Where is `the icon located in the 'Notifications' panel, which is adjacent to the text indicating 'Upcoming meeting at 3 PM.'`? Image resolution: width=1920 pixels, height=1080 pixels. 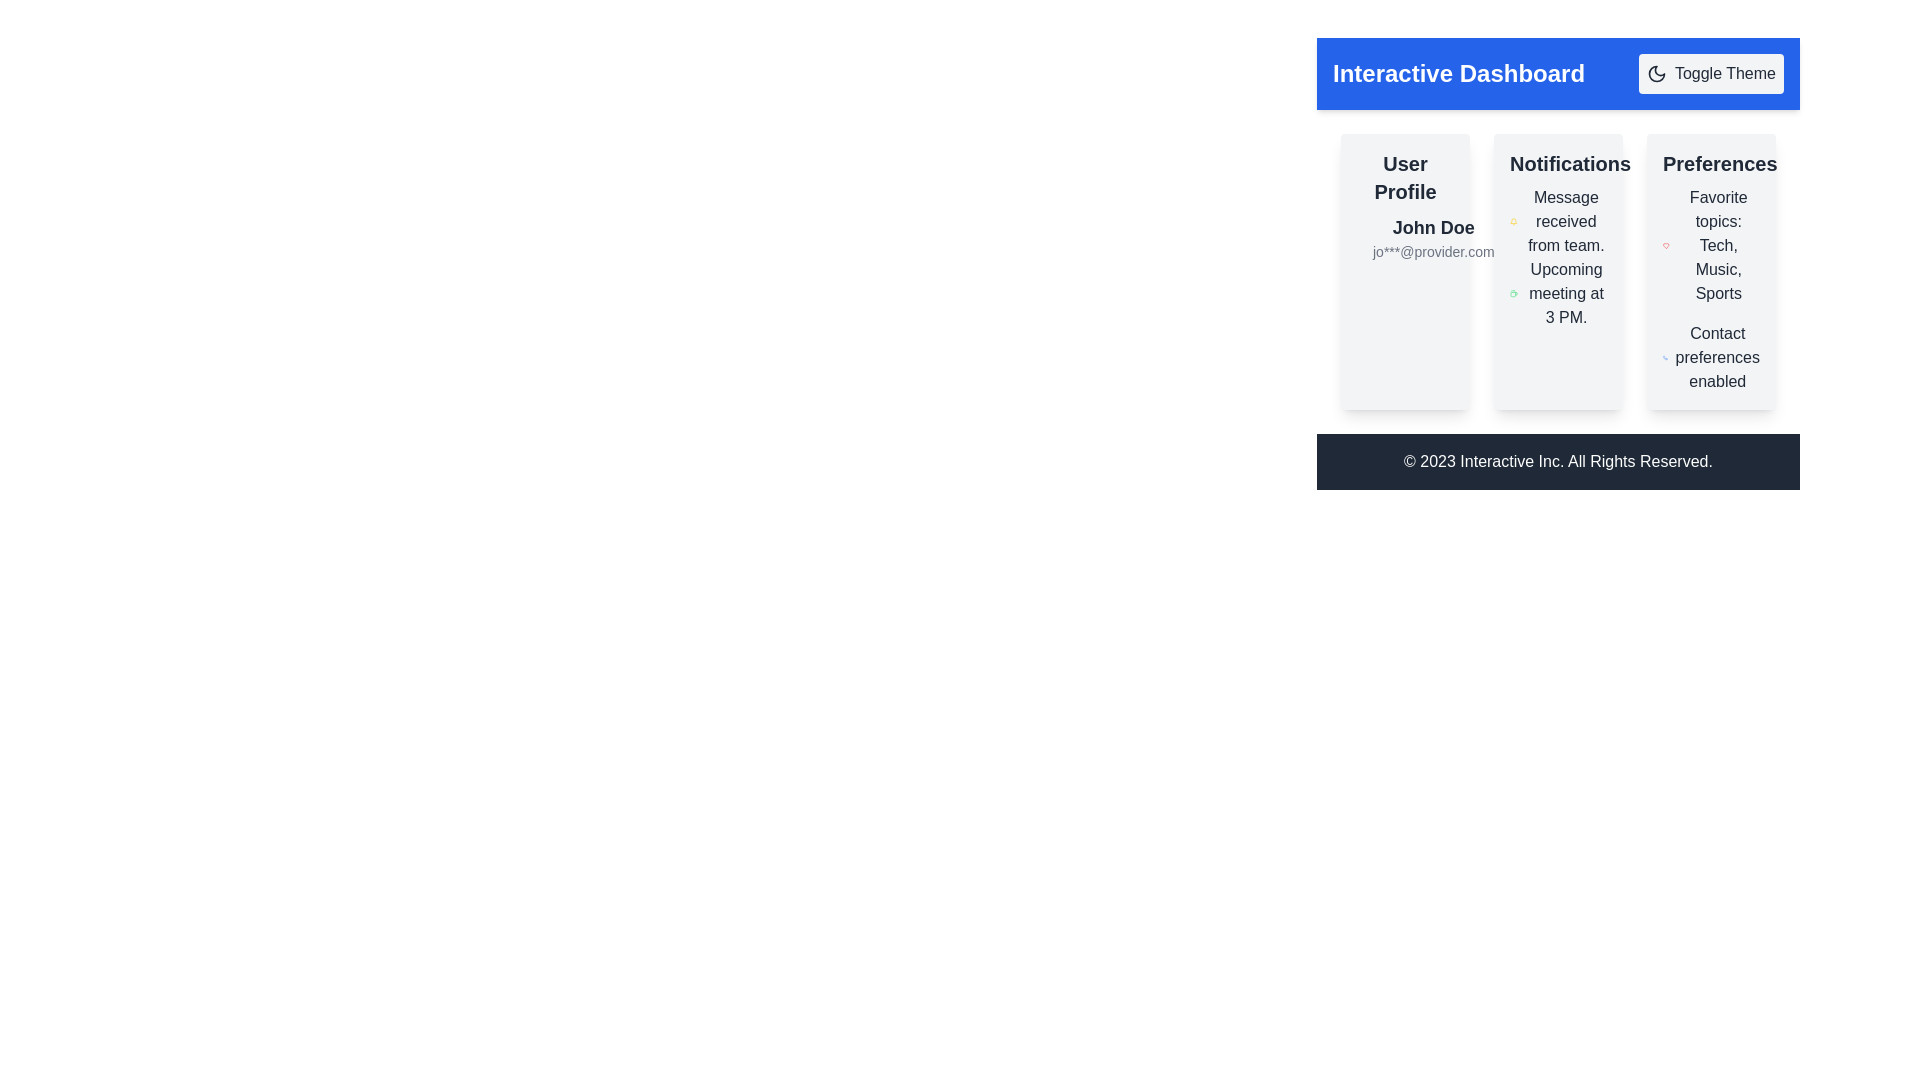 the icon located in the 'Notifications' panel, which is adjacent to the text indicating 'Upcoming meeting at 3 PM.' is located at coordinates (1514, 293).